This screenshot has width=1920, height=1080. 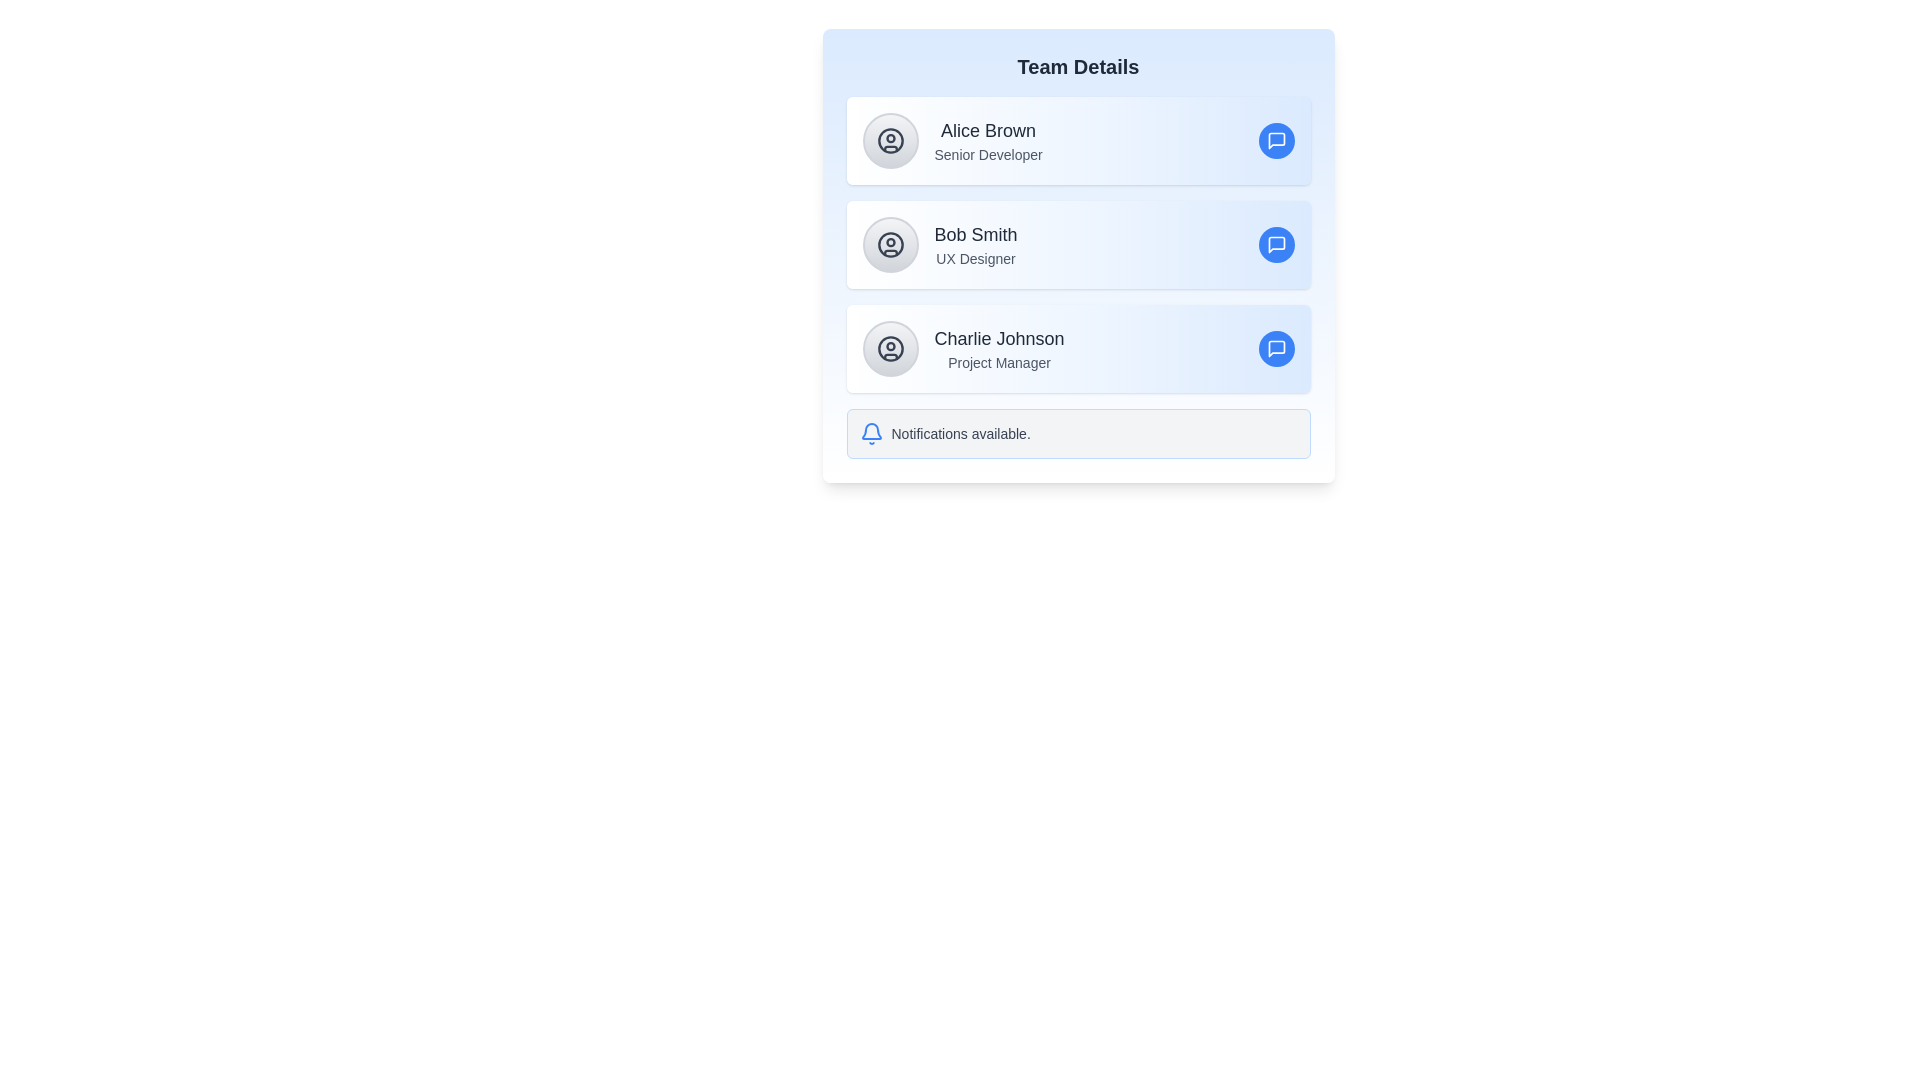 I want to click on the 'Notifications available.' text label, which is styled with a gray font and located to the right of a blue bell icon within a notification card, so click(x=961, y=433).